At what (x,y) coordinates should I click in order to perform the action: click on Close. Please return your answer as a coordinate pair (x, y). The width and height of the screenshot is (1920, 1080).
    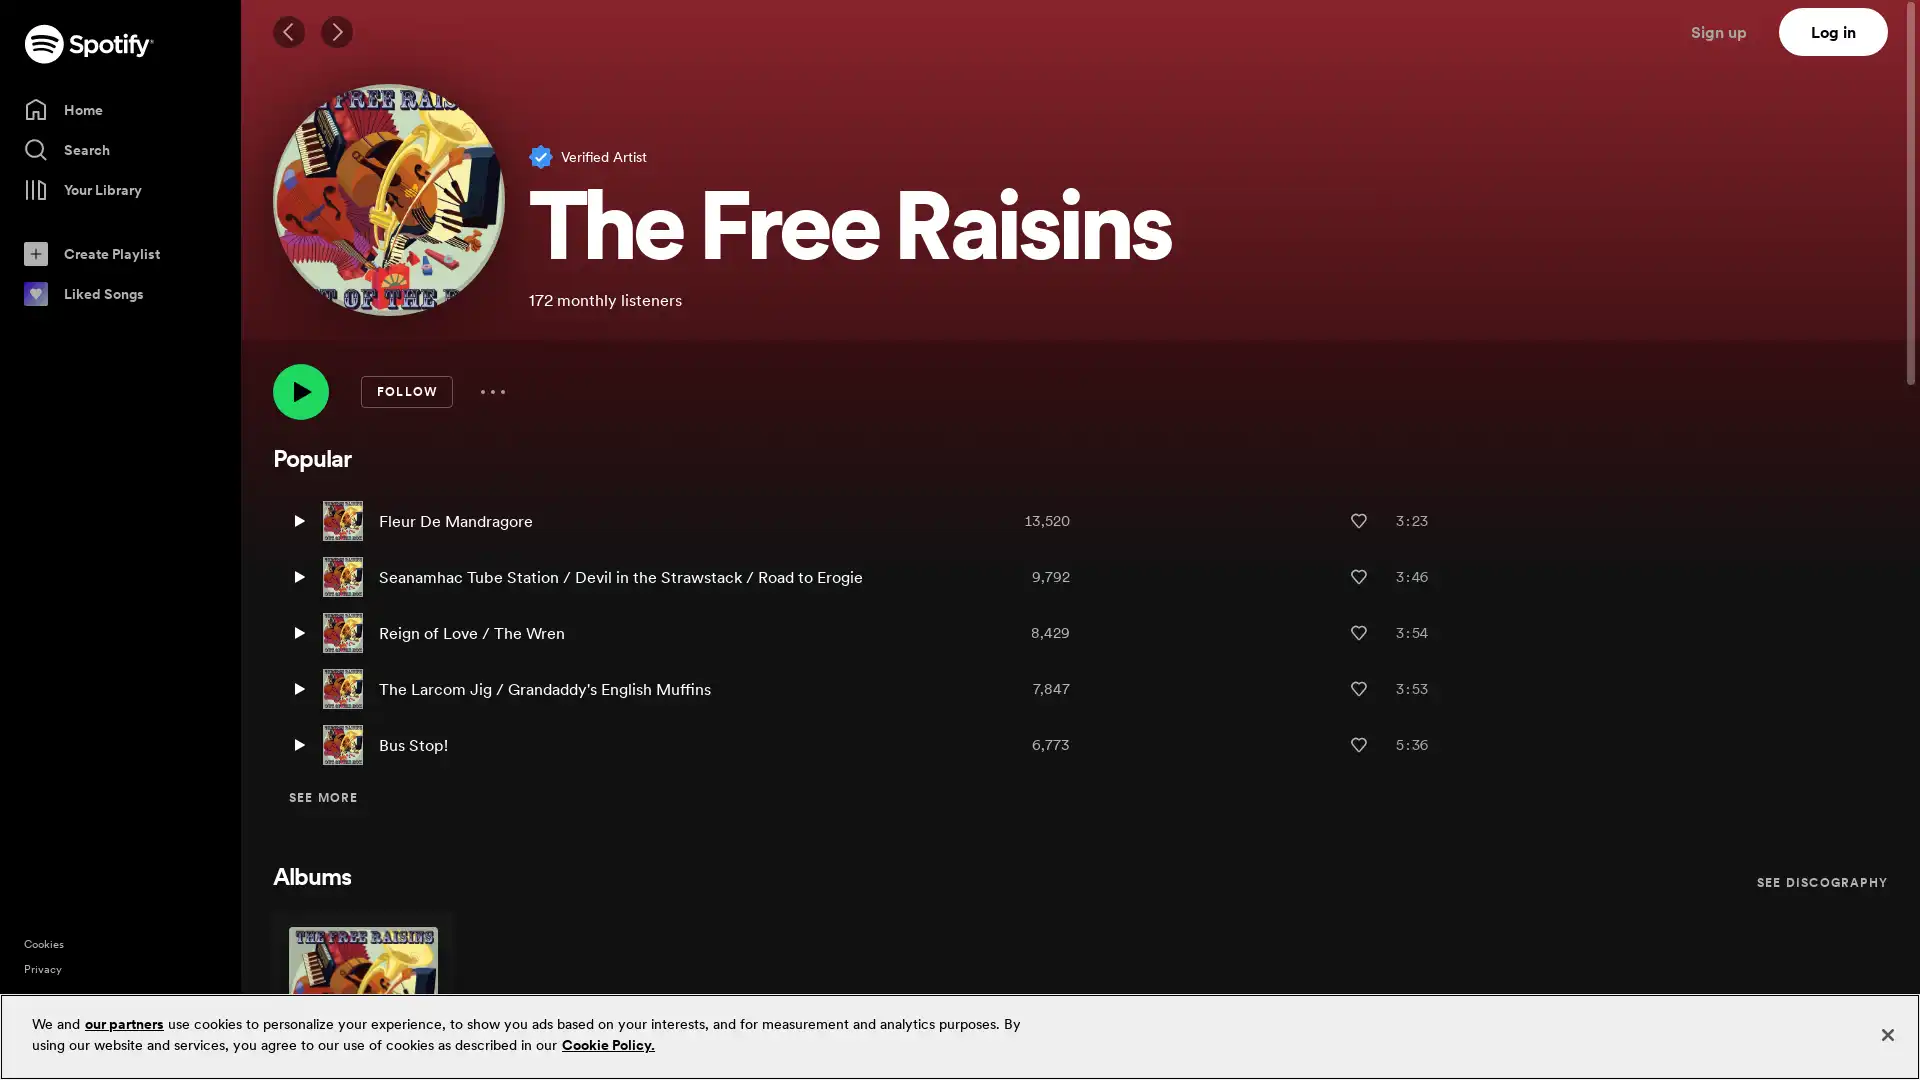
    Looking at the image, I should click on (1886, 1034).